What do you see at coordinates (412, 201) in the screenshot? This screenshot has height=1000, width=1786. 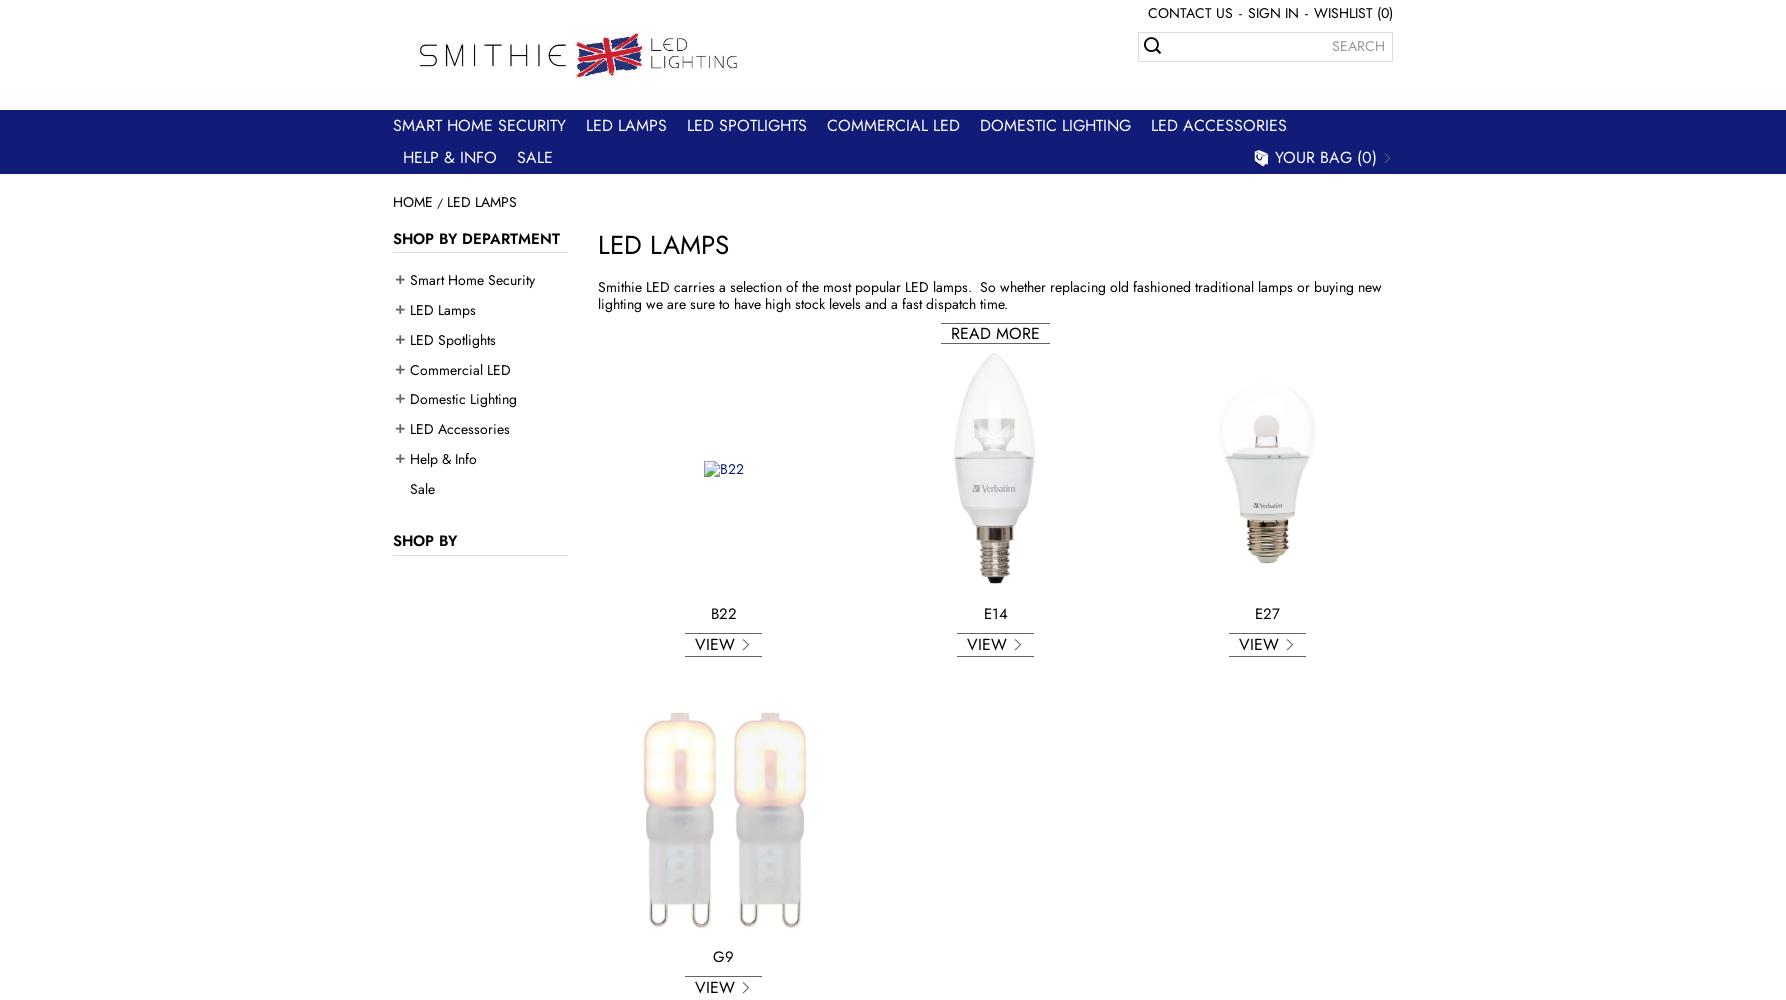 I see `'Home'` at bounding box center [412, 201].